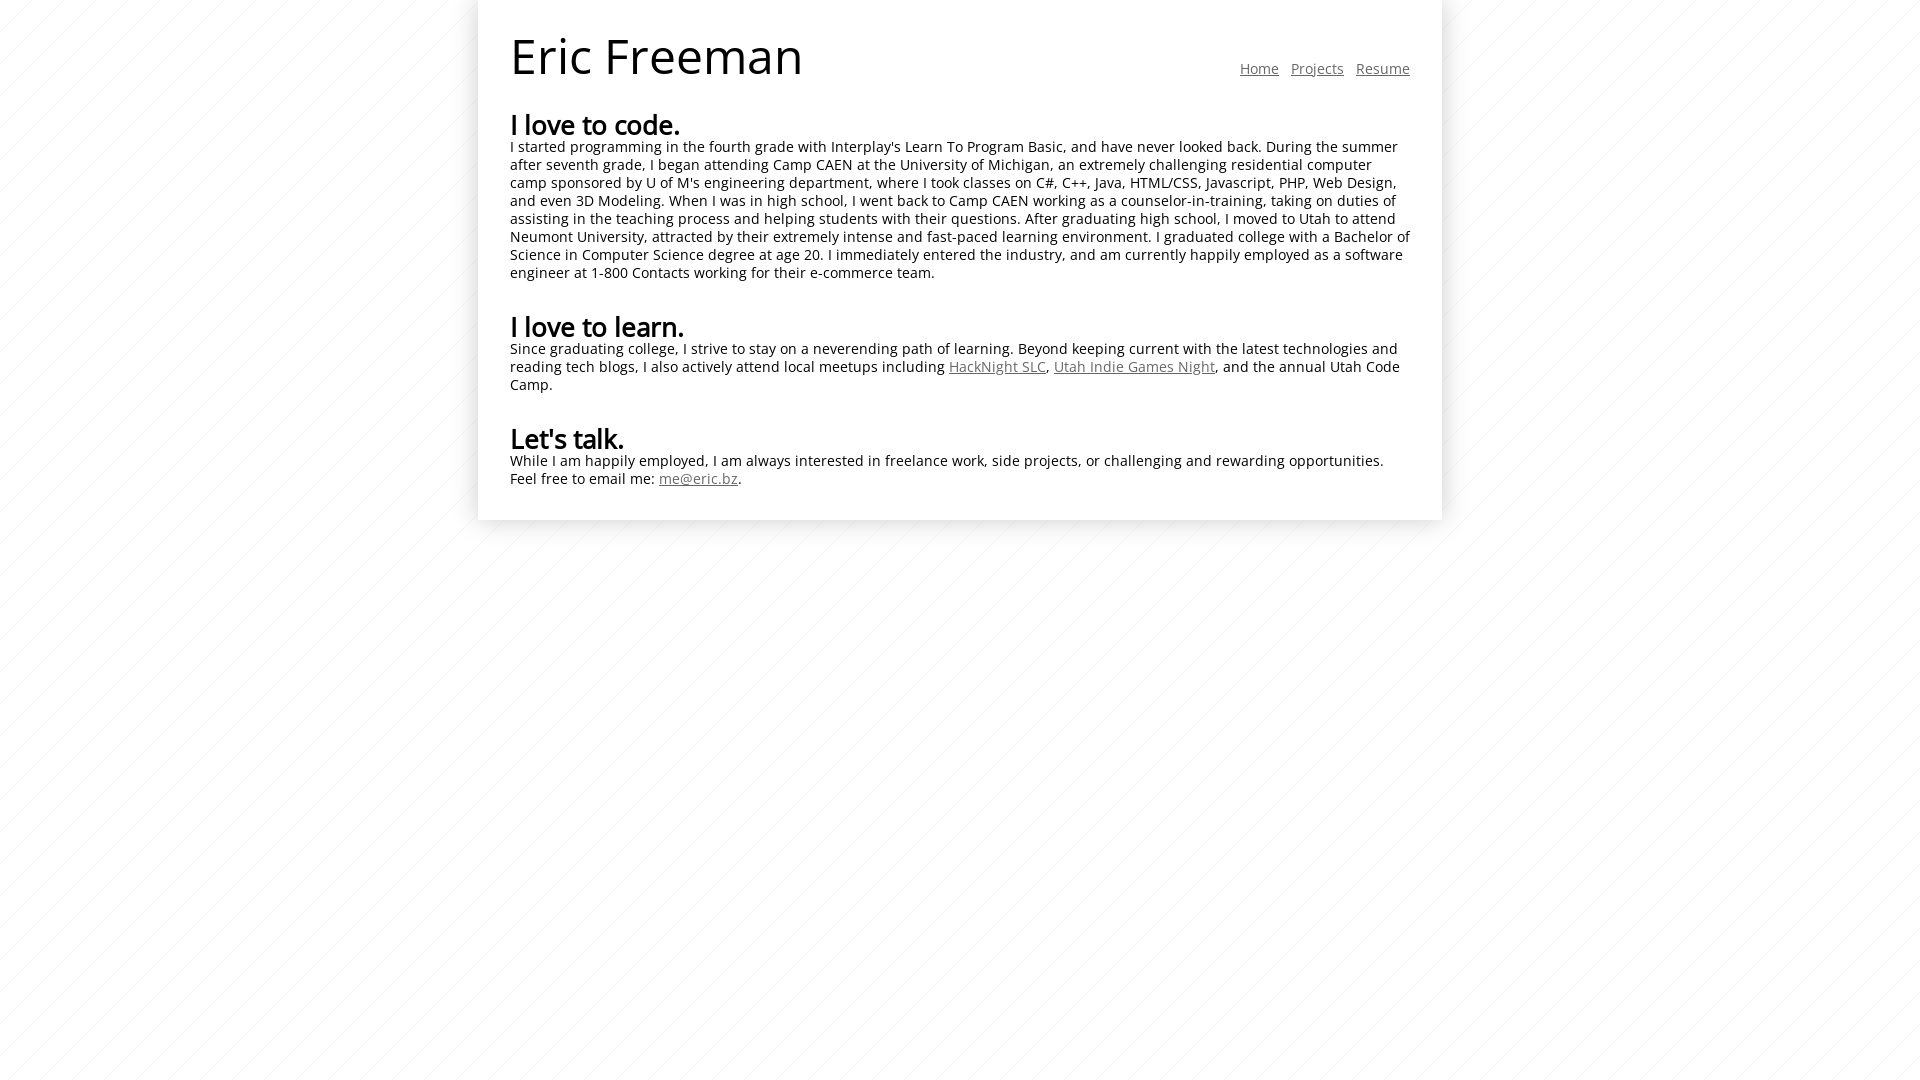 The image size is (1920, 1080). Describe the element at coordinates (997, 366) in the screenshot. I see `'HackNight SLC'` at that location.